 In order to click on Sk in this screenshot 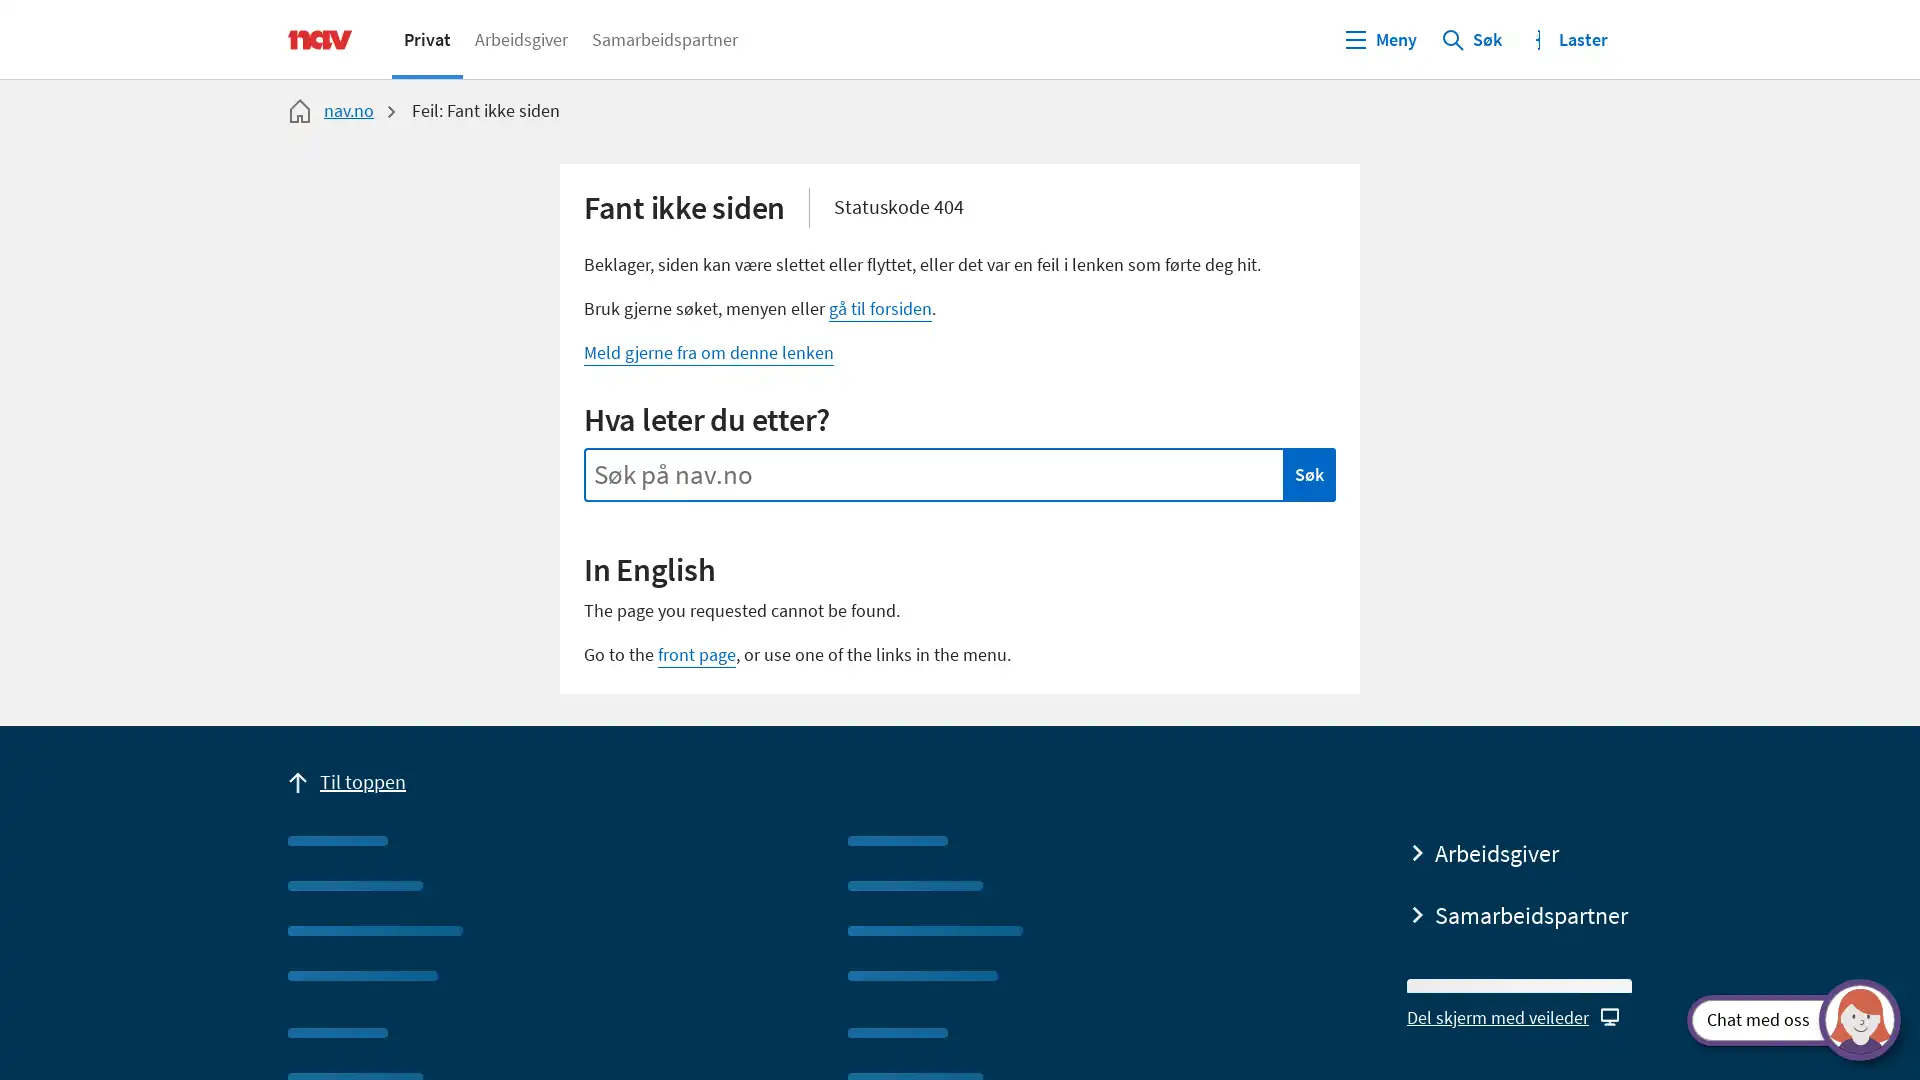, I will do `click(1471, 38)`.